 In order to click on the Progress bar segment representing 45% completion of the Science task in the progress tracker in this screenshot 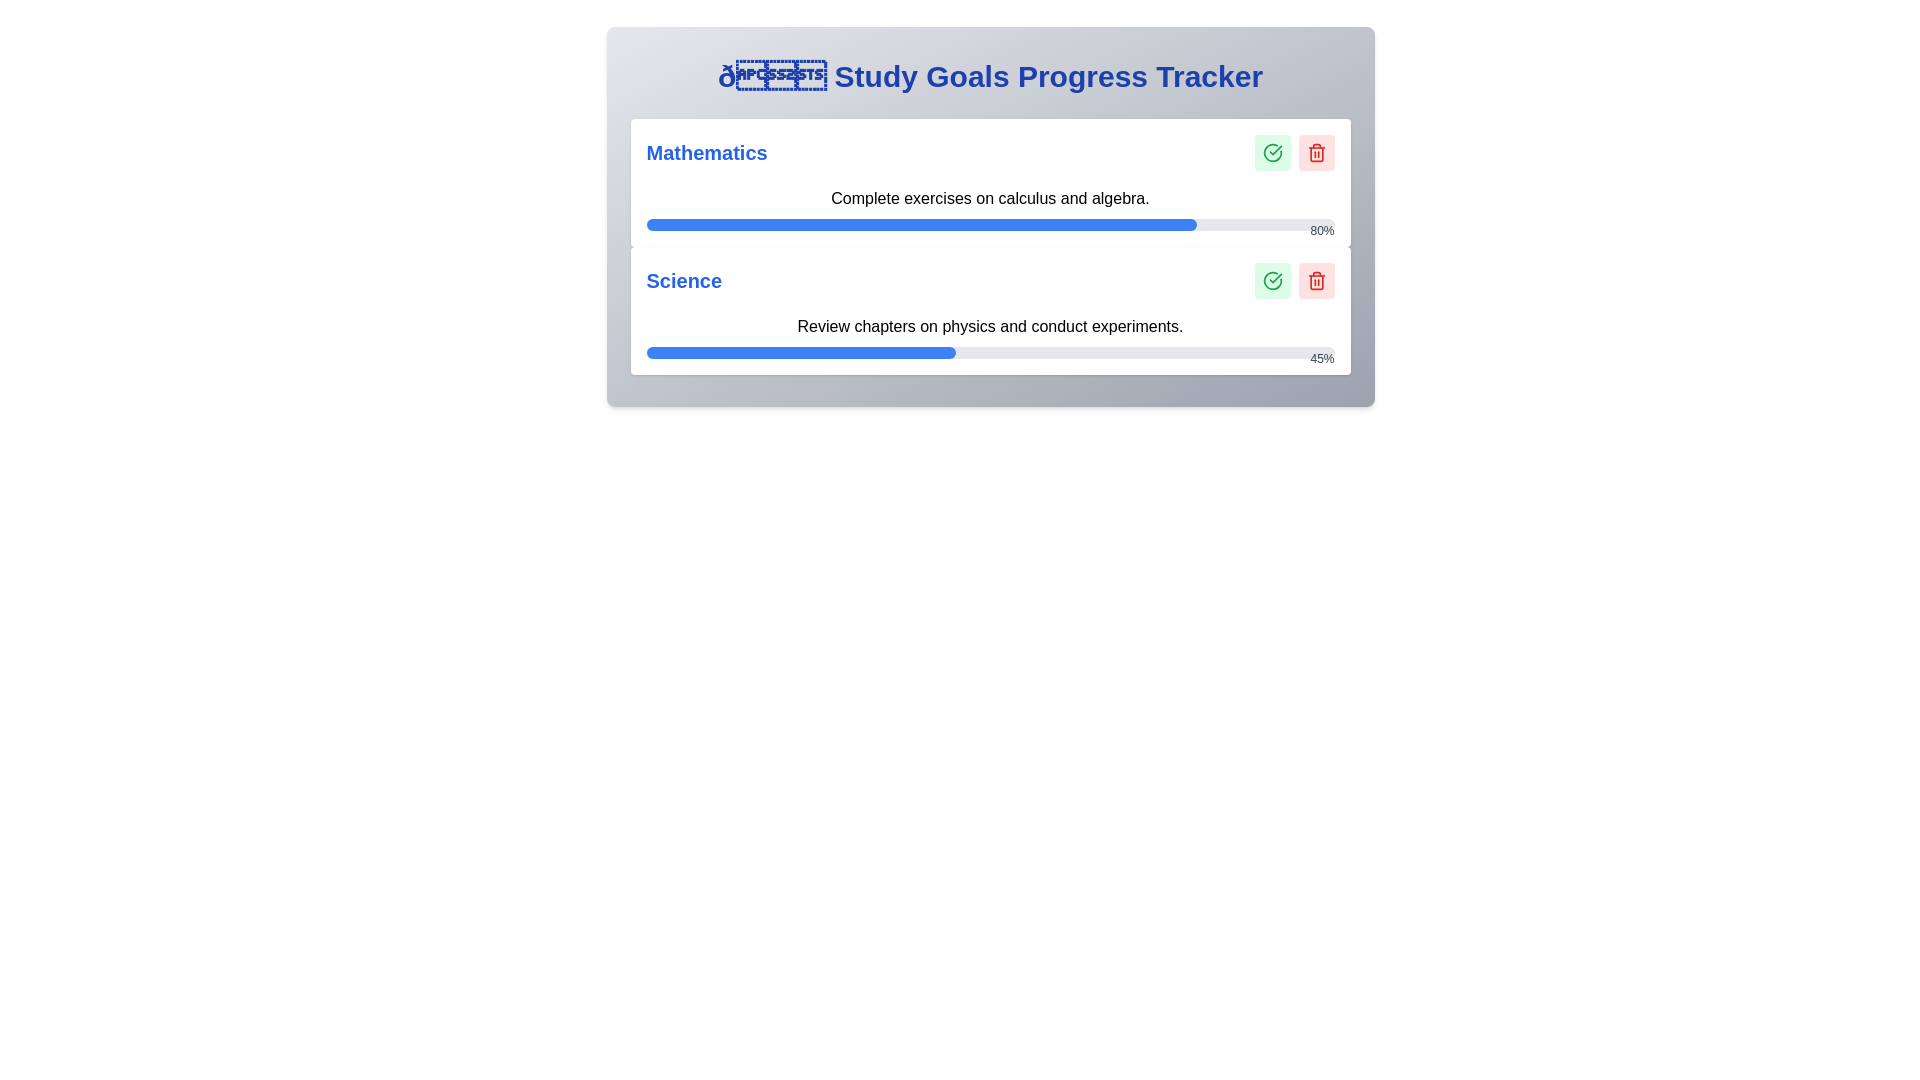, I will do `click(801, 352)`.